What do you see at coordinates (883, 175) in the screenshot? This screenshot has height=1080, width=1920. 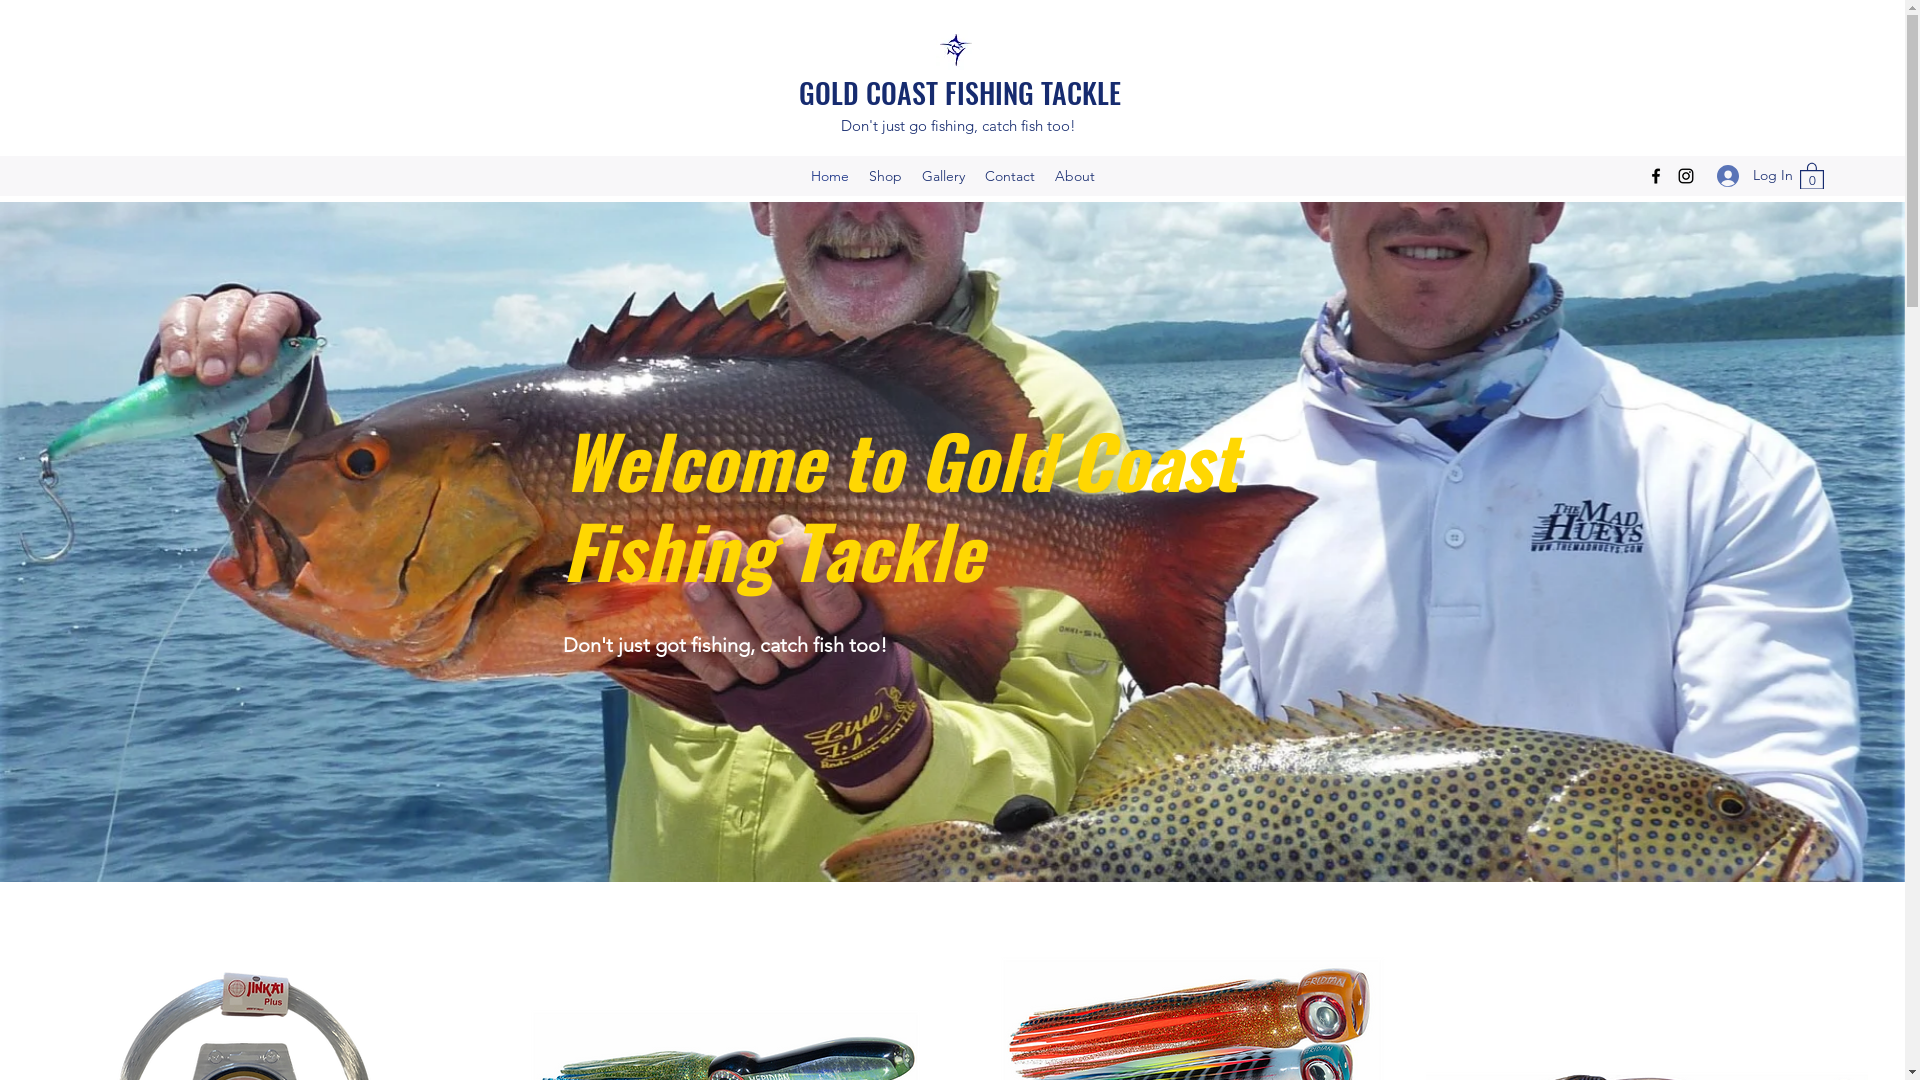 I see `'Shop'` at bounding box center [883, 175].